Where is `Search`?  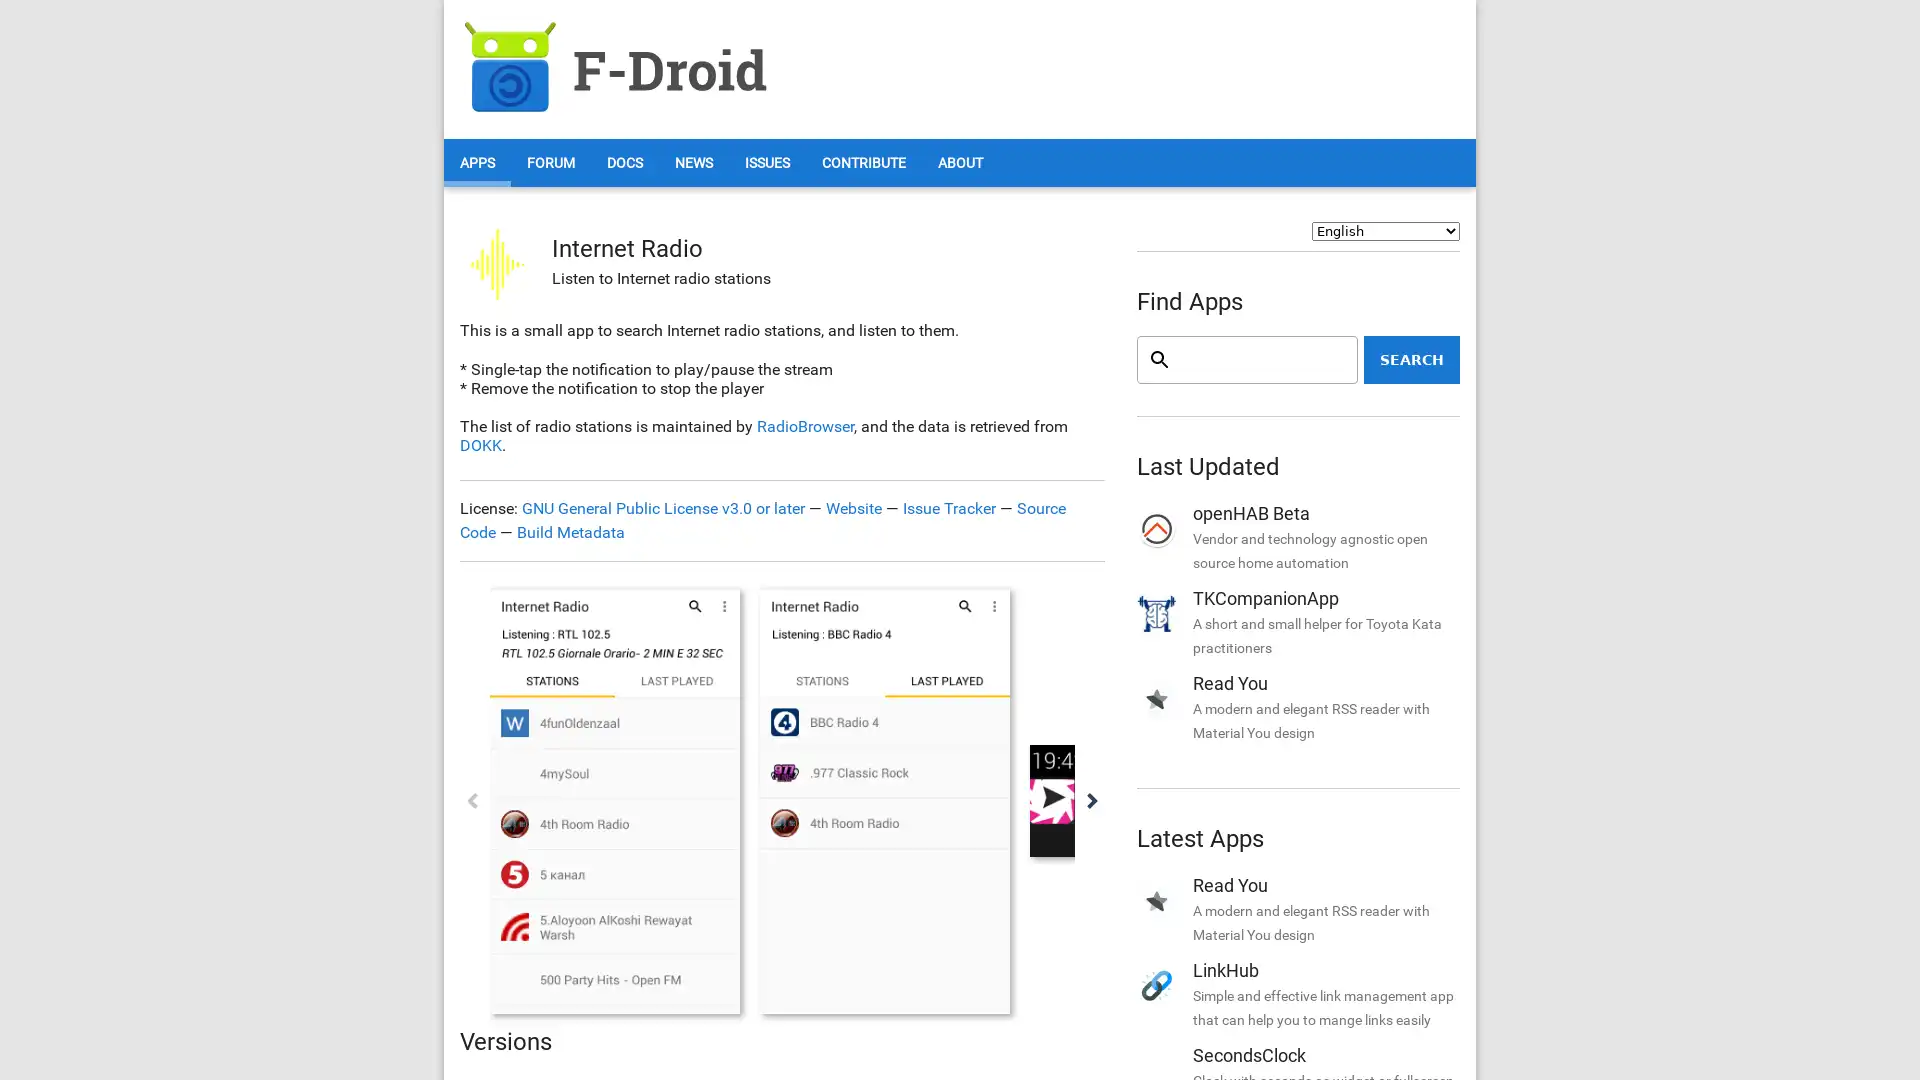 Search is located at coordinates (1410, 357).